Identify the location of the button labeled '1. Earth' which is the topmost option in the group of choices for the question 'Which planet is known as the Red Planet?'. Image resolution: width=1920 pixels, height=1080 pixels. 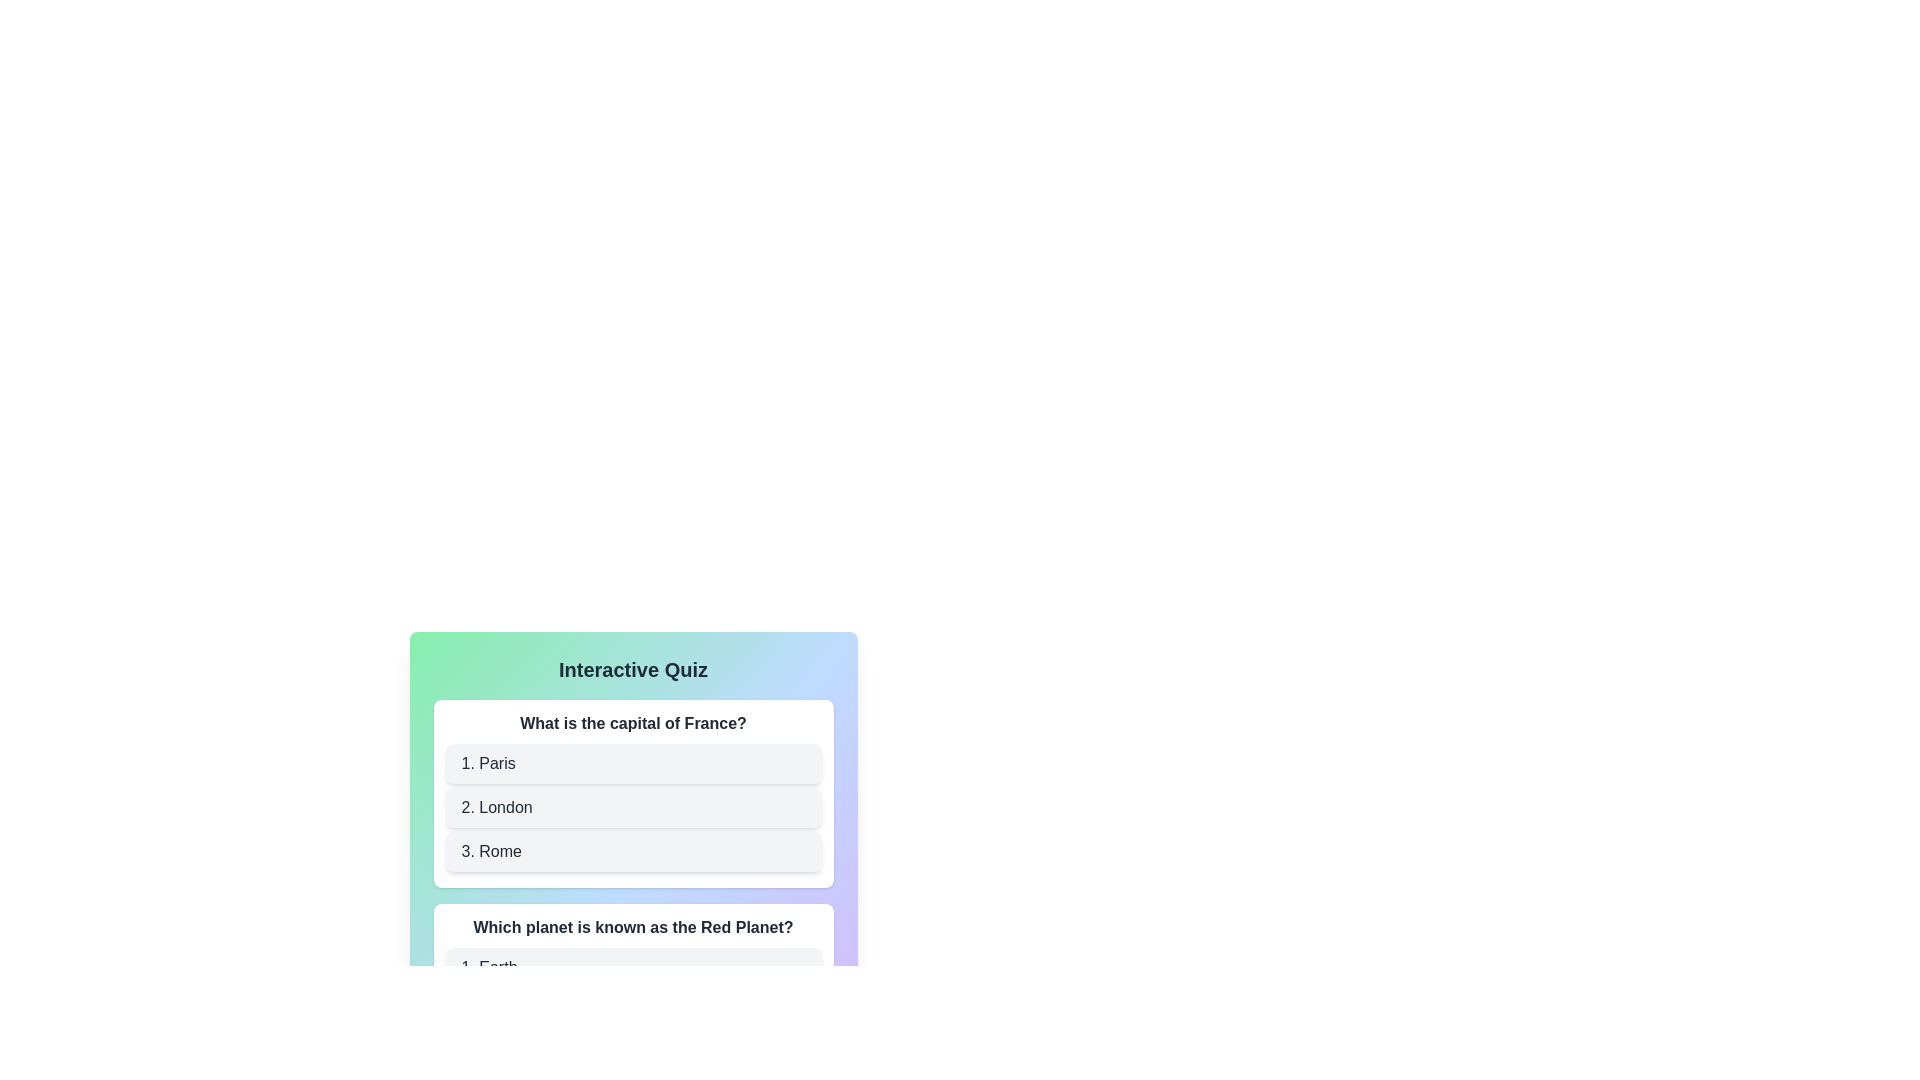
(632, 967).